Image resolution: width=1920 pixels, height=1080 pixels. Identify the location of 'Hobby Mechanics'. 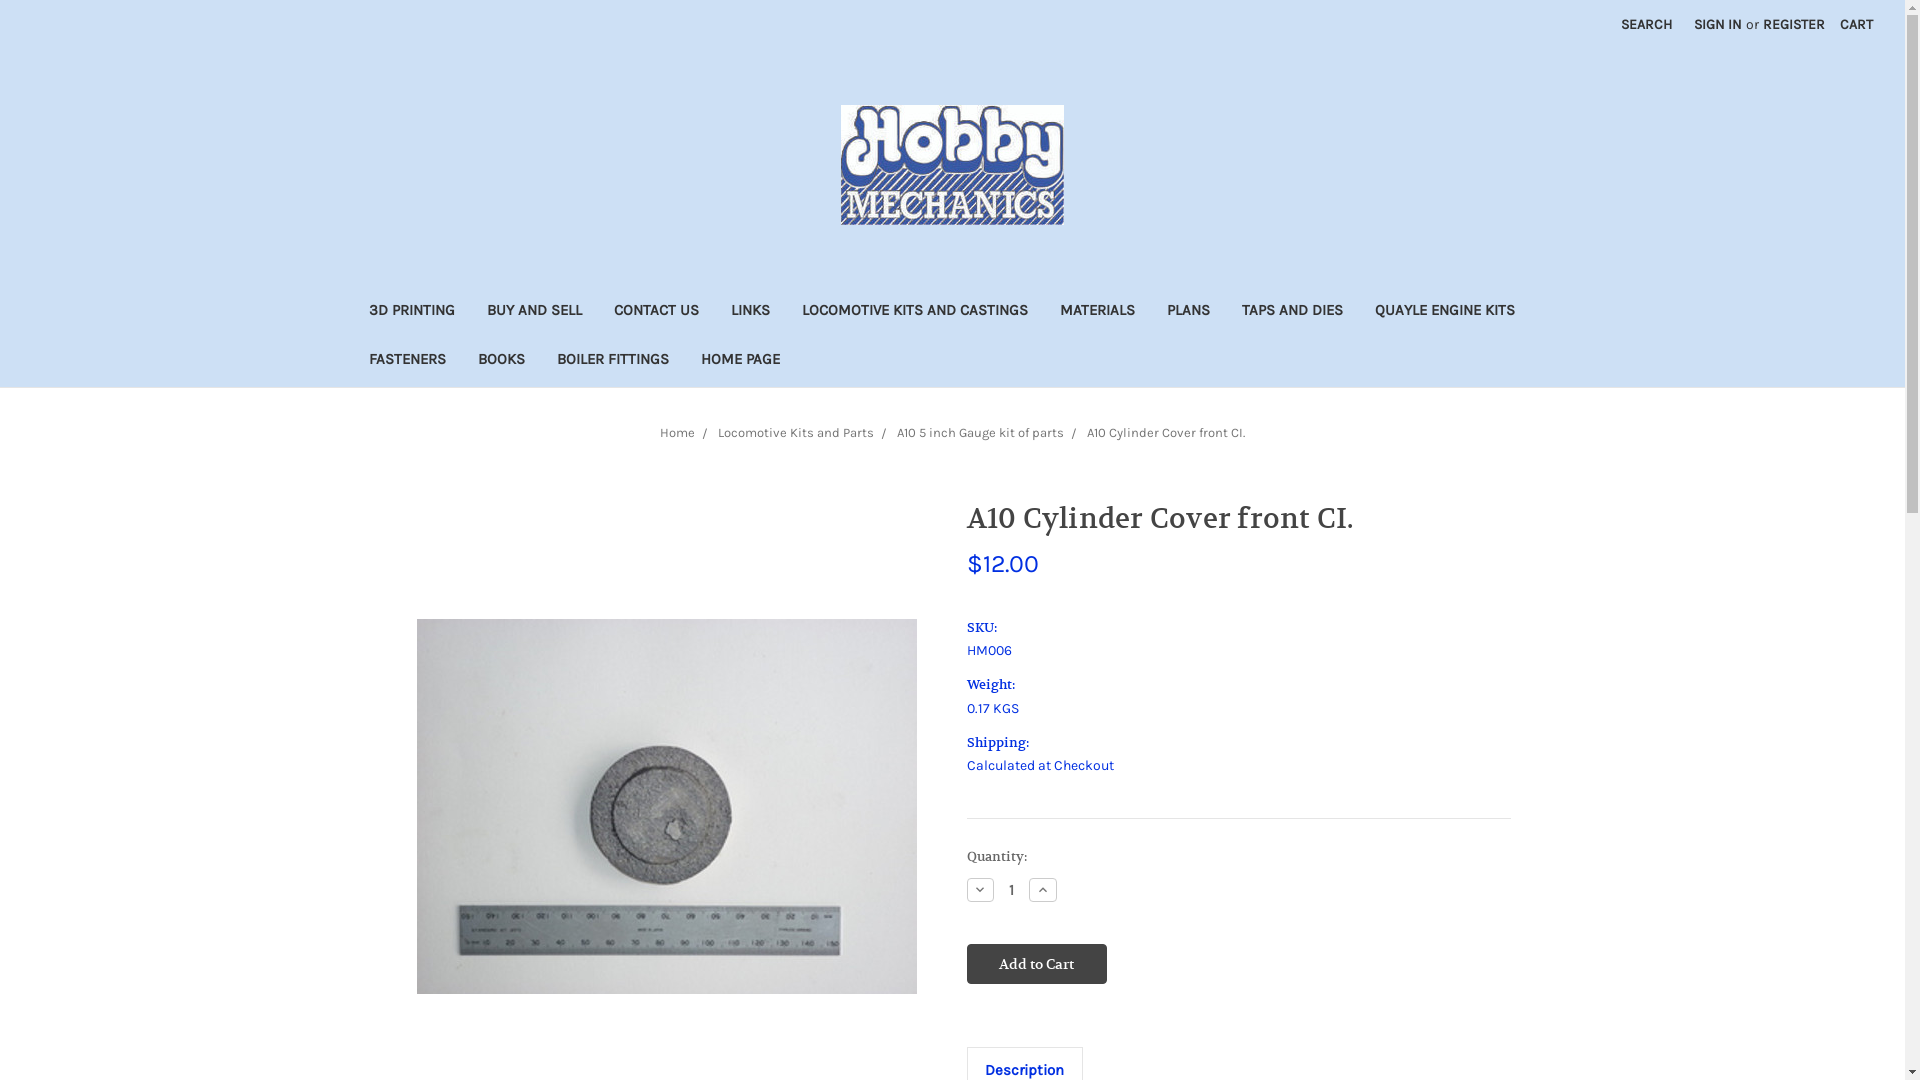
(951, 164).